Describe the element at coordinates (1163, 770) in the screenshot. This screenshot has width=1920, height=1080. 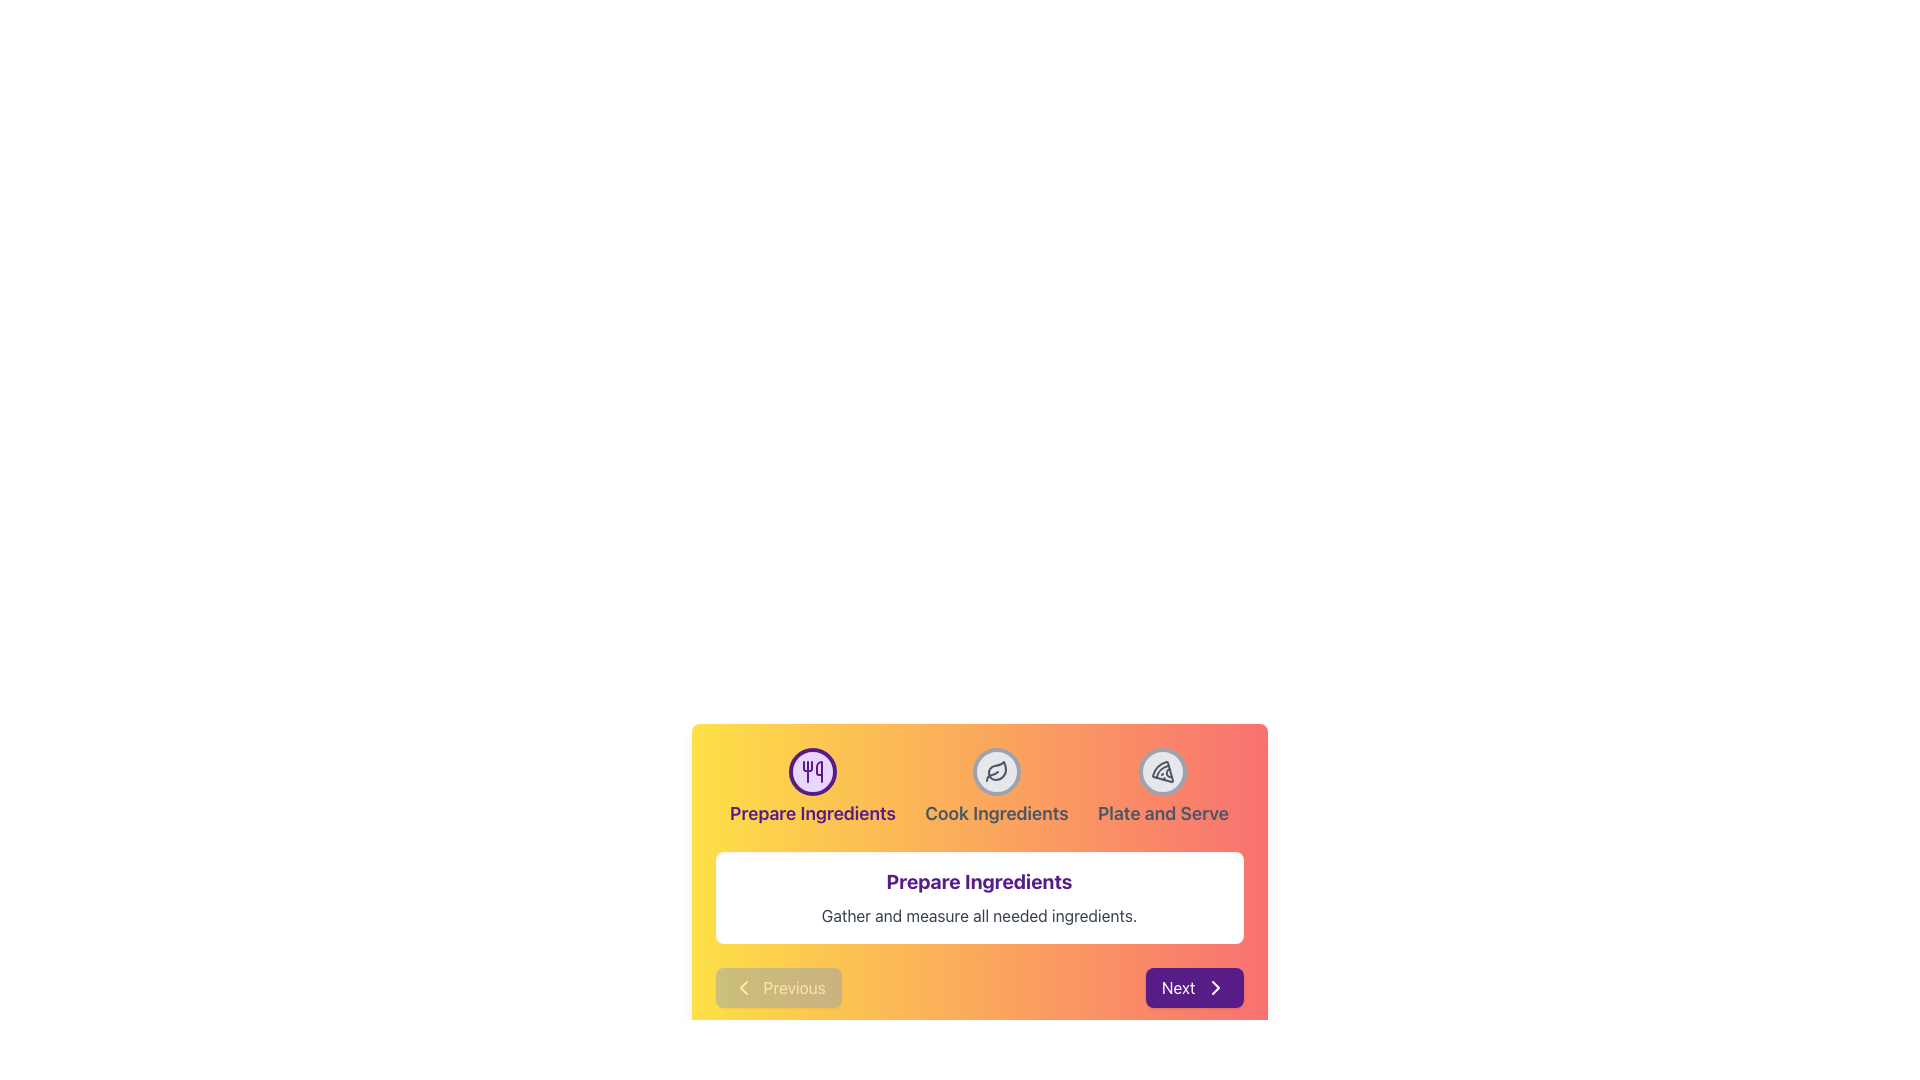
I see `the 'Plate and Serve' icon, which is the third icon in the top row of the highlighted section` at that location.